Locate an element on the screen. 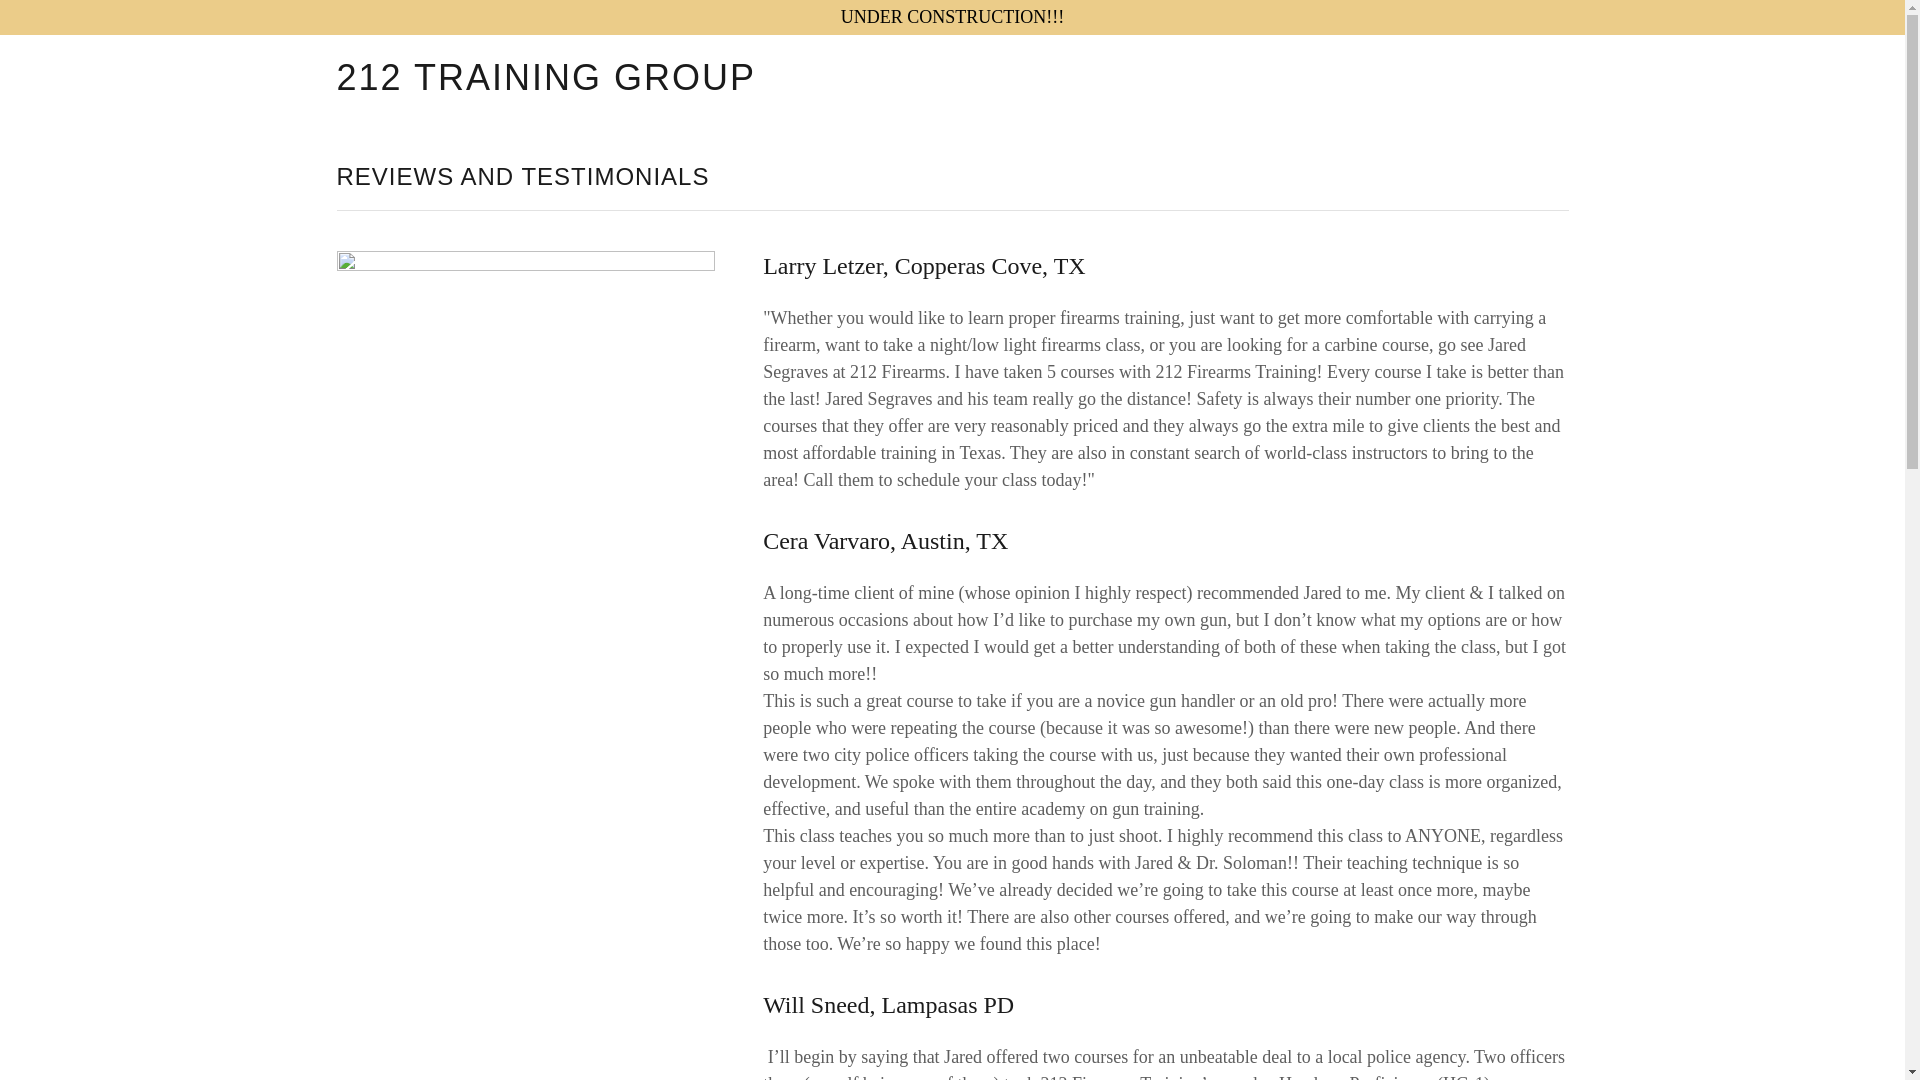  '212 TRAINING GROUP' is located at coordinates (551, 83).